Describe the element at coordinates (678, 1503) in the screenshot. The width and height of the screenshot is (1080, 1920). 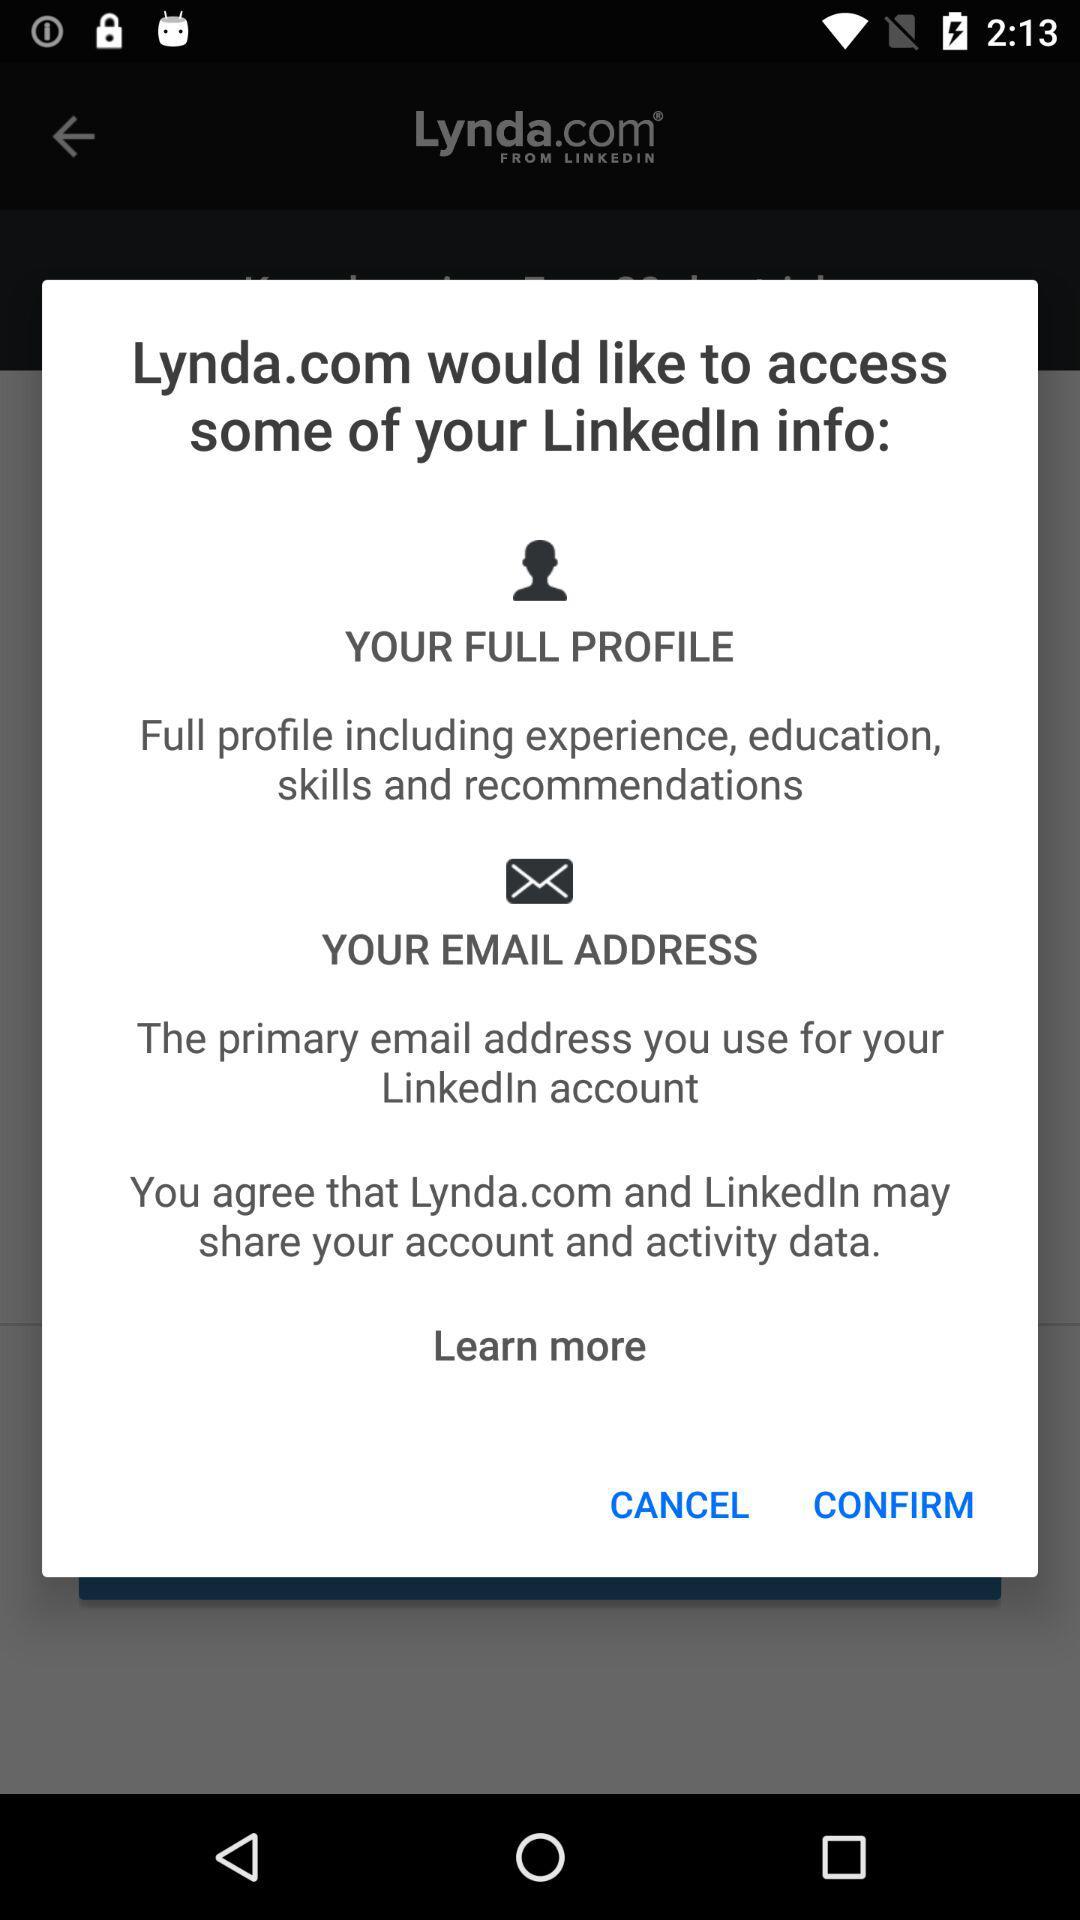
I see `the cancel icon` at that location.